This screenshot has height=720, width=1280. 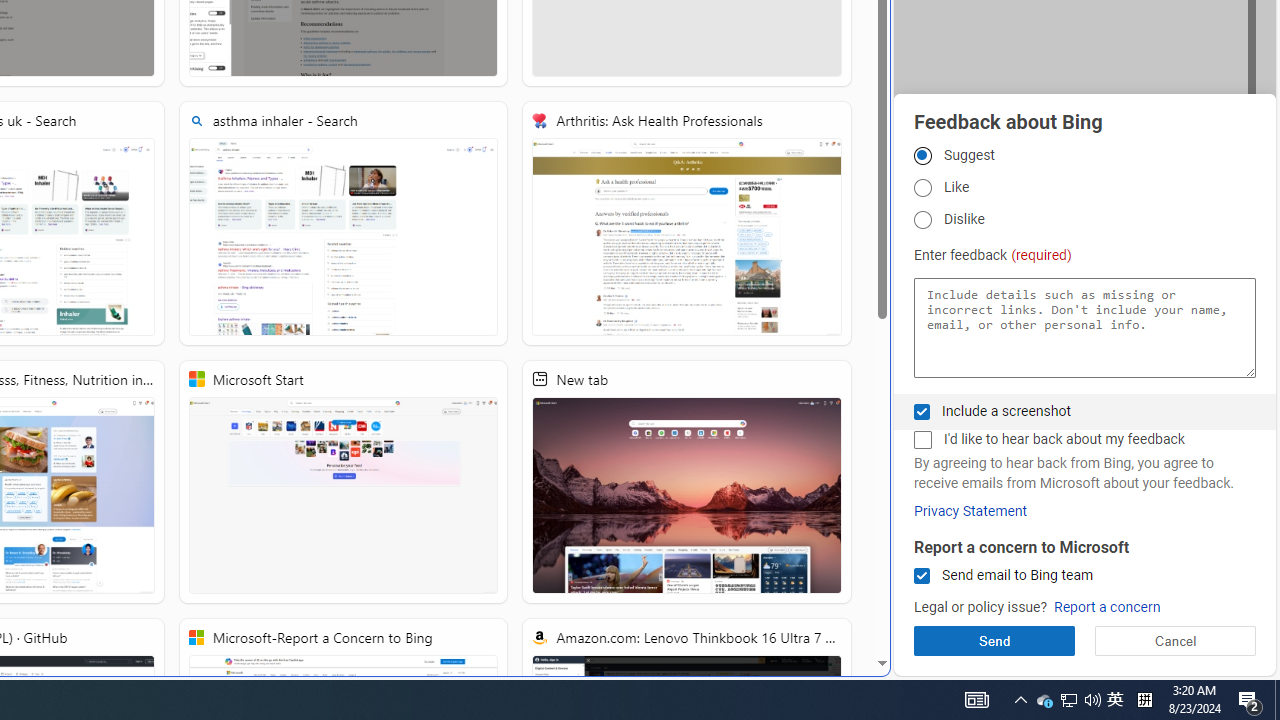 What do you see at coordinates (970, 510) in the screenshot?
I see `'Privacy Statement'` at bounding box center [970, 510].